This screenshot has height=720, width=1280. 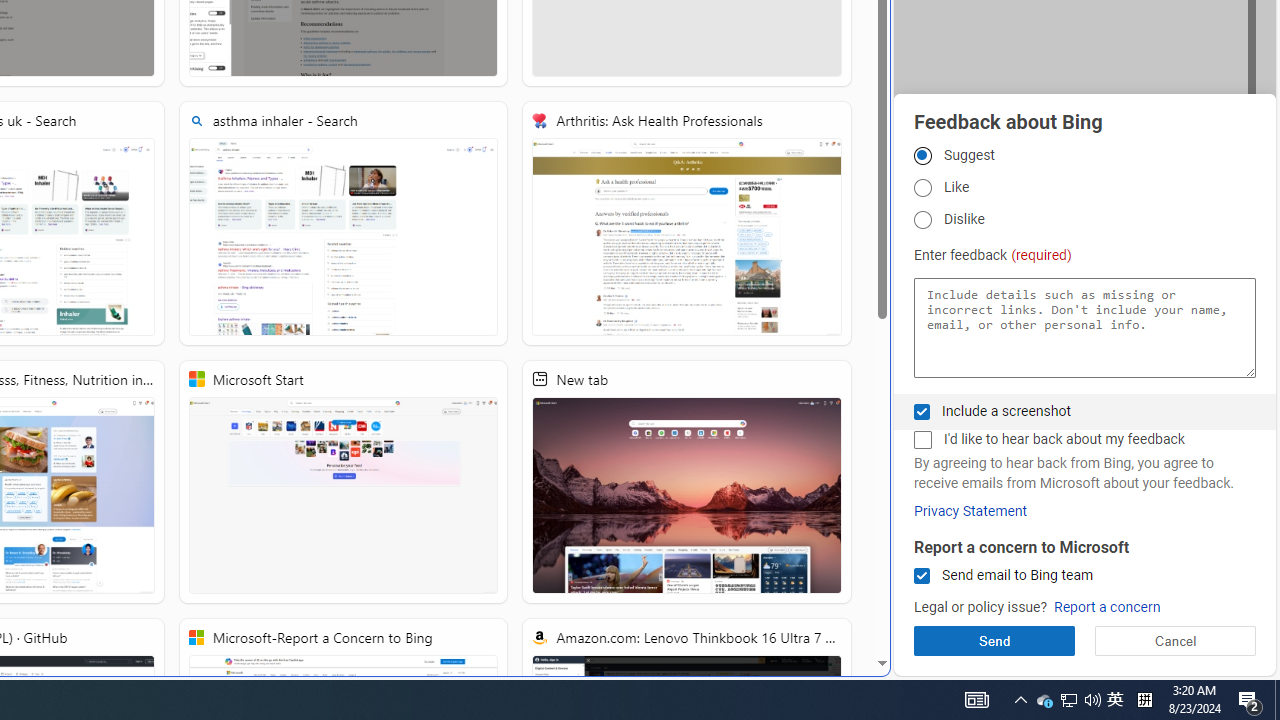 What do you see at coordinates (970, 510) in the screenshot?
I see `'Privacy Statement'` at bounding box center [970, 510].